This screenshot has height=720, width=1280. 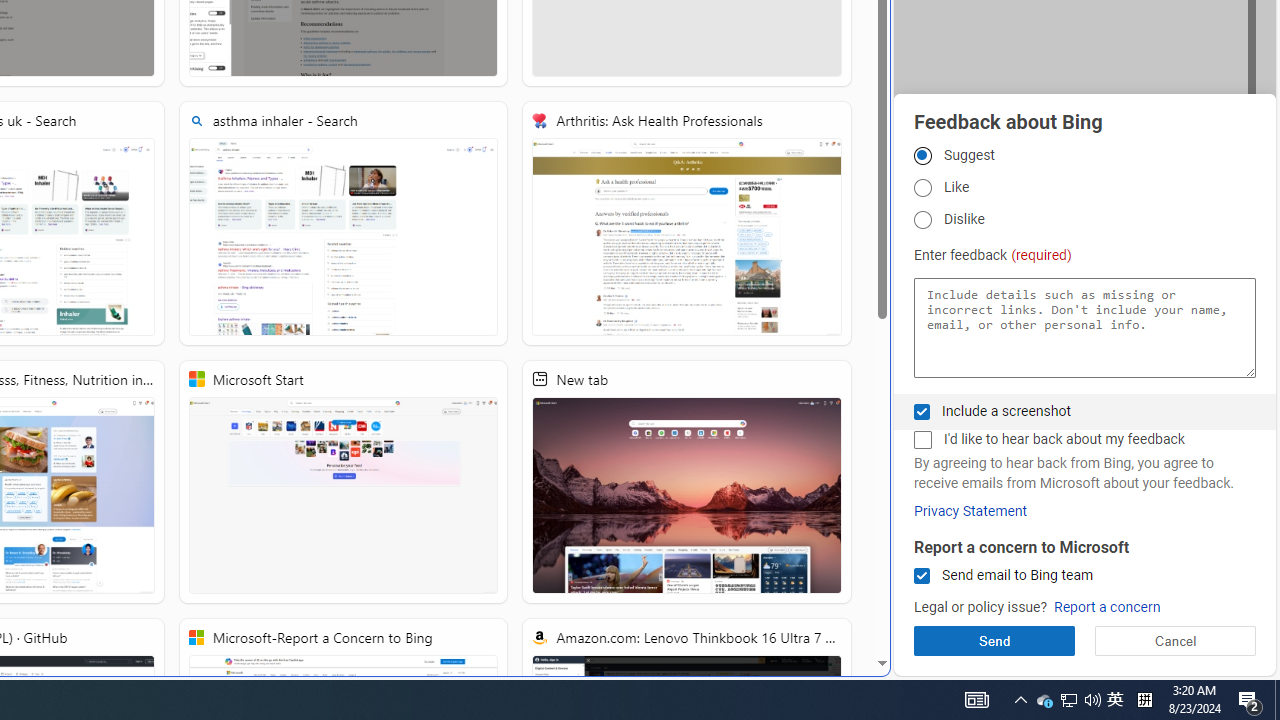 What do you see at coordinates (970, 510) in the screenshot?
I see `'Privacy Statement'` at bounding box center [970, 510].